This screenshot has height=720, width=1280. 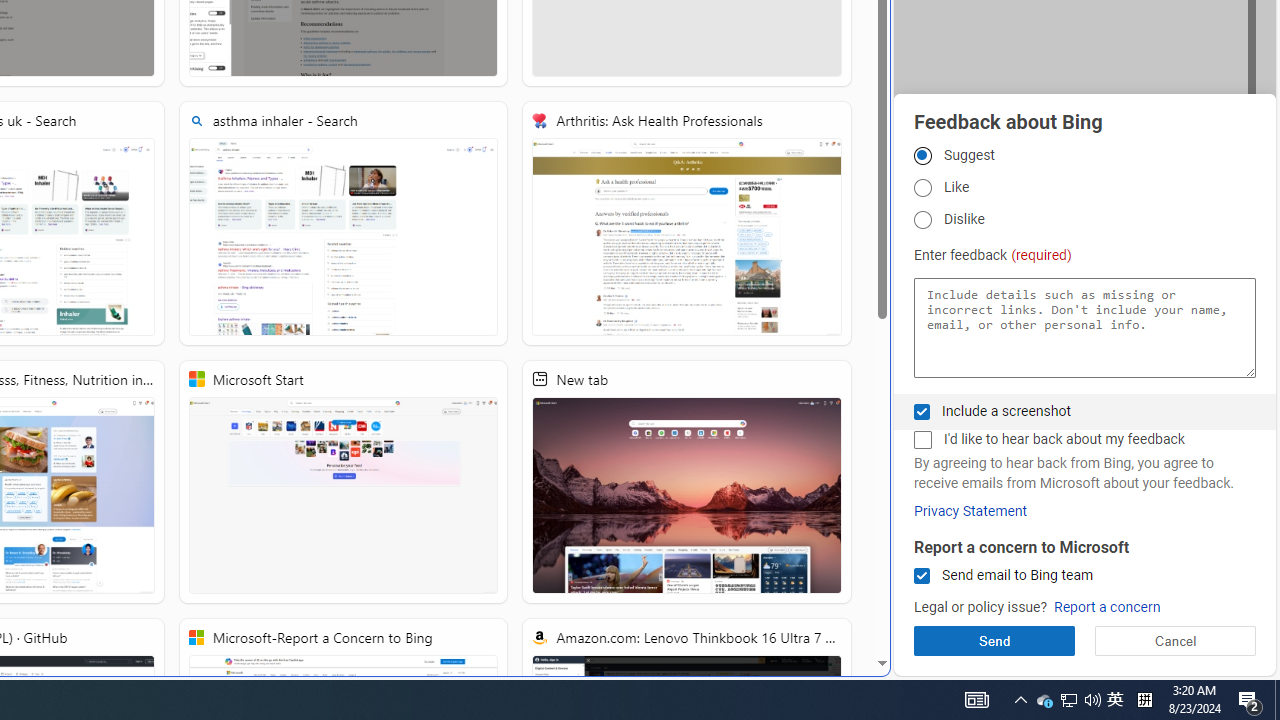 What do you see at coordinates (970, 510) in the screenshot?
I see `'Privacy Statement'` at bounding box center [970, 510].